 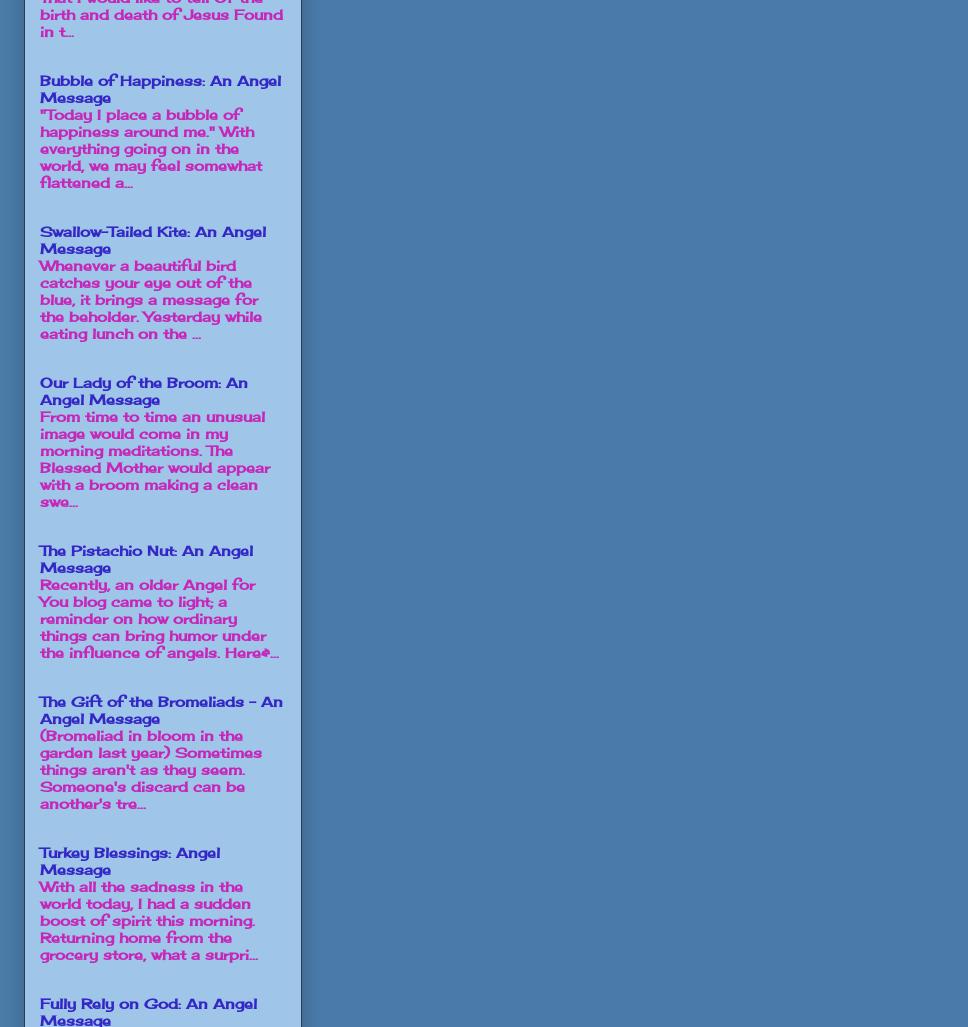 What do you see at coordinates (150, 768) in the screenshot?
I see `'(Bromeliad in bloom in the garden last year)    Sometimes things aren't as they seem.  Someone's discard can be another's tre...'` at bounding box center [150, 768].